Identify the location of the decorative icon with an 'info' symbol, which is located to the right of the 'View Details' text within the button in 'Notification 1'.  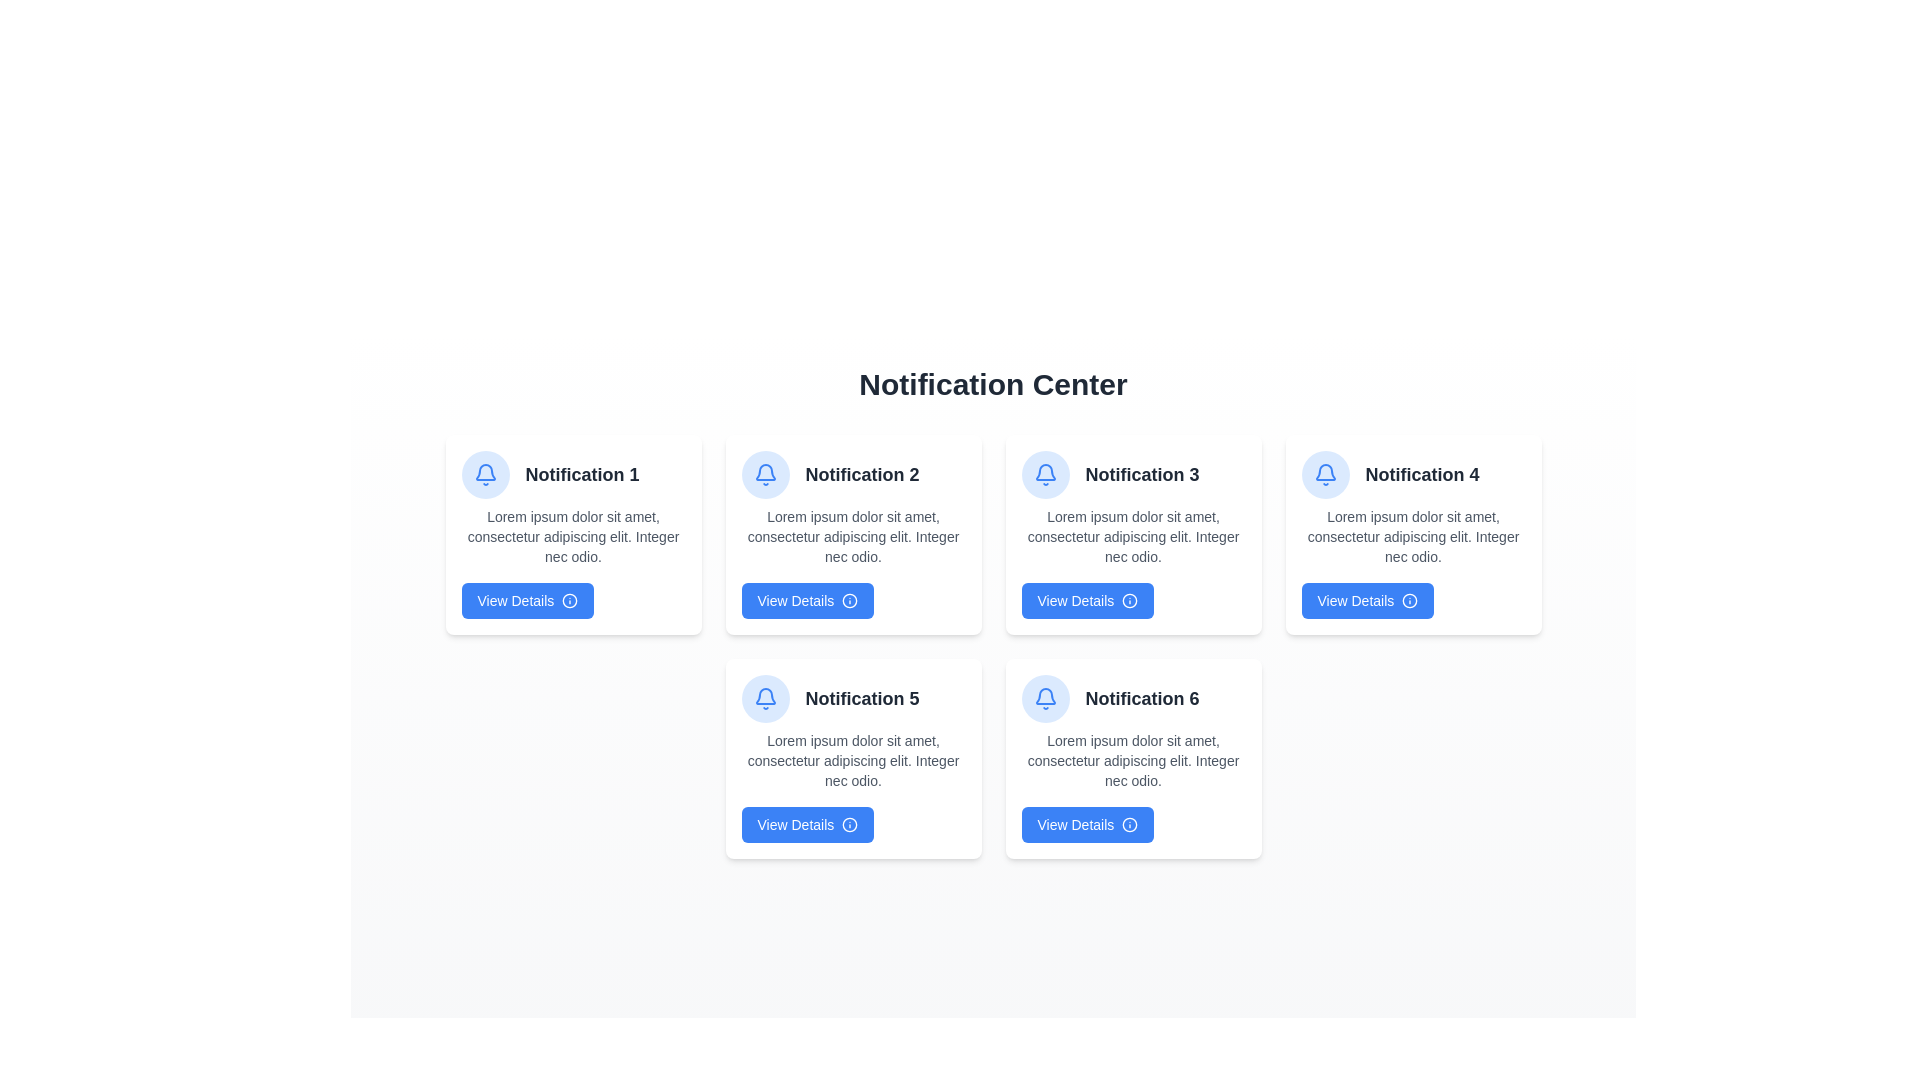
(569, 600).